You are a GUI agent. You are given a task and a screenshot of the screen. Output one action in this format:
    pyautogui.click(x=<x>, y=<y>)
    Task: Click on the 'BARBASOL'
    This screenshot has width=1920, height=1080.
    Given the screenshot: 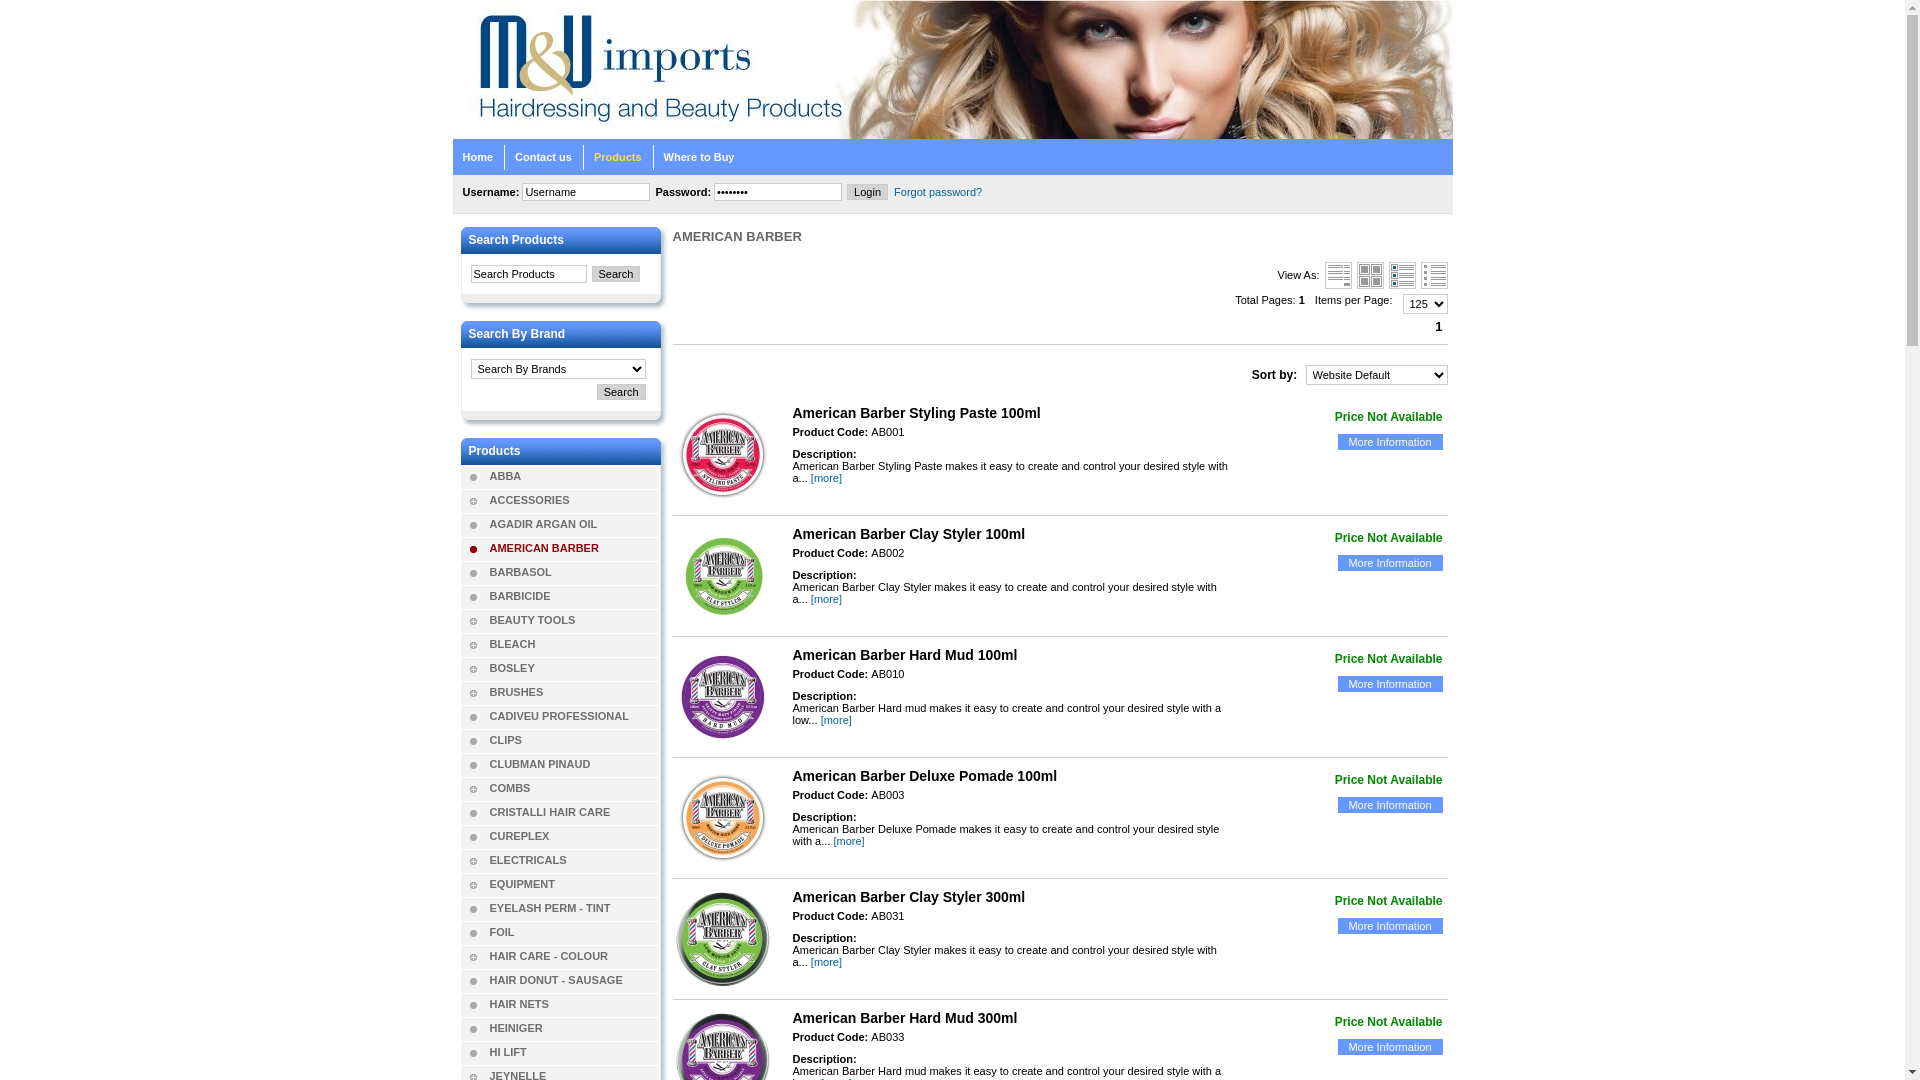 What is the action you would take?
    pyautogui.click(x=573, y=571)
    